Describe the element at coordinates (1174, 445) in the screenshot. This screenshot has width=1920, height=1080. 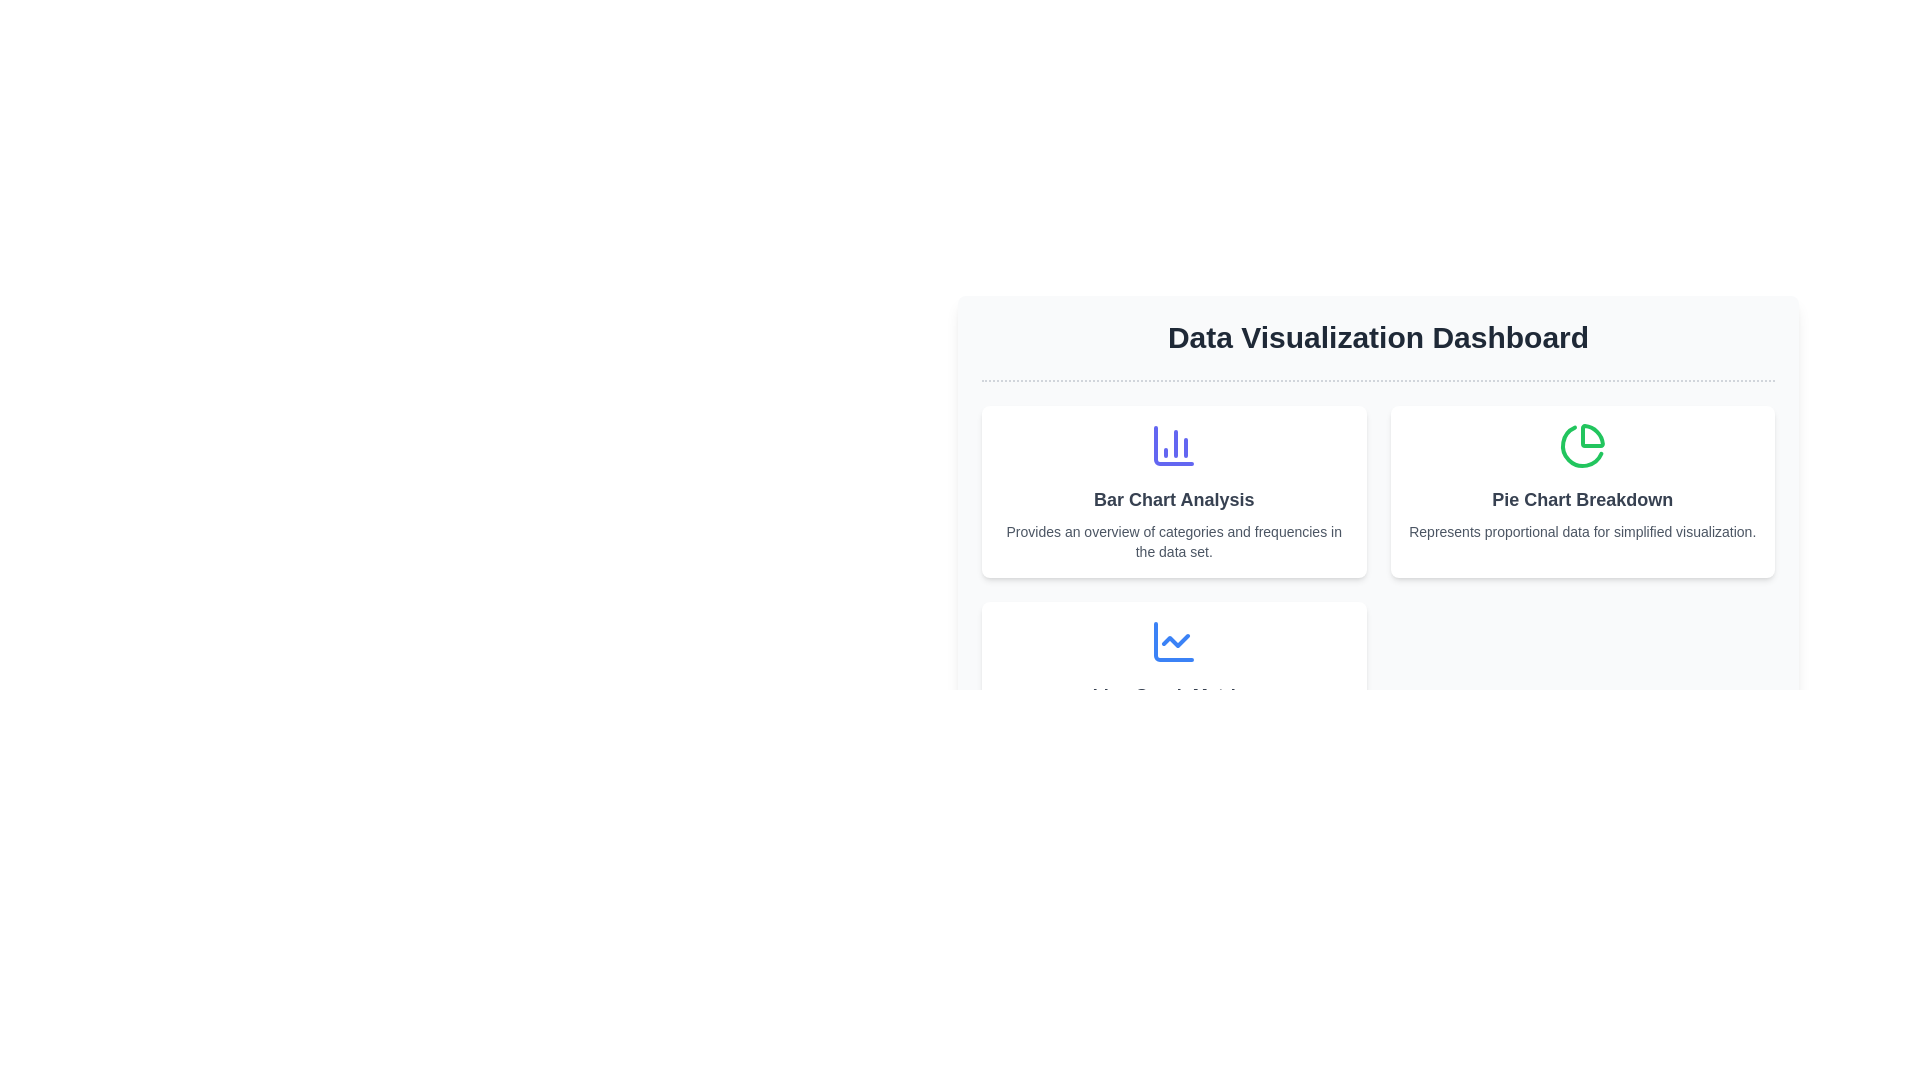
I see `the SVG icon representing bar chart data analysis located at the top center of the card titled 'Bar Chart Analysis'` at that location.